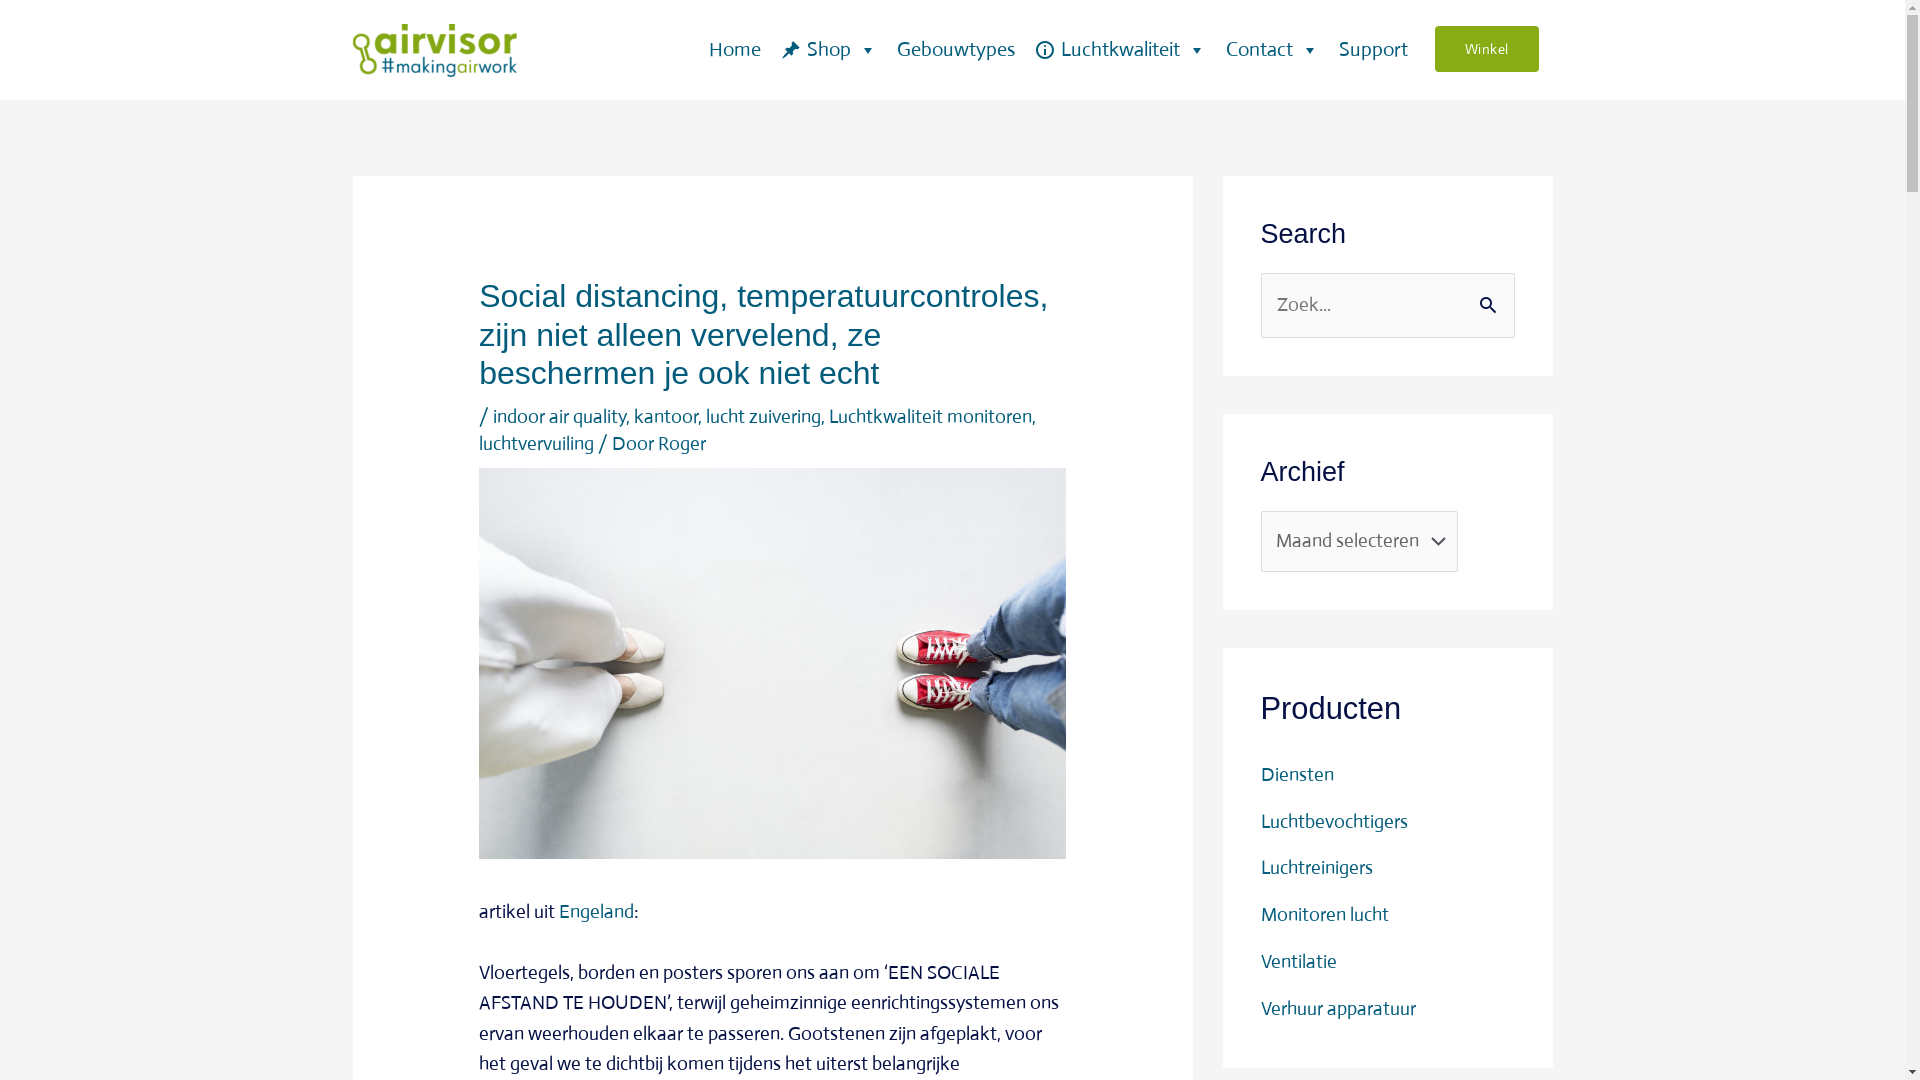 Image resolution: width=1920 pixels, height=1080 pixels. Describe the element at coordinates (1271, 49) in the screenshot. I see `'Contact'` at that location.